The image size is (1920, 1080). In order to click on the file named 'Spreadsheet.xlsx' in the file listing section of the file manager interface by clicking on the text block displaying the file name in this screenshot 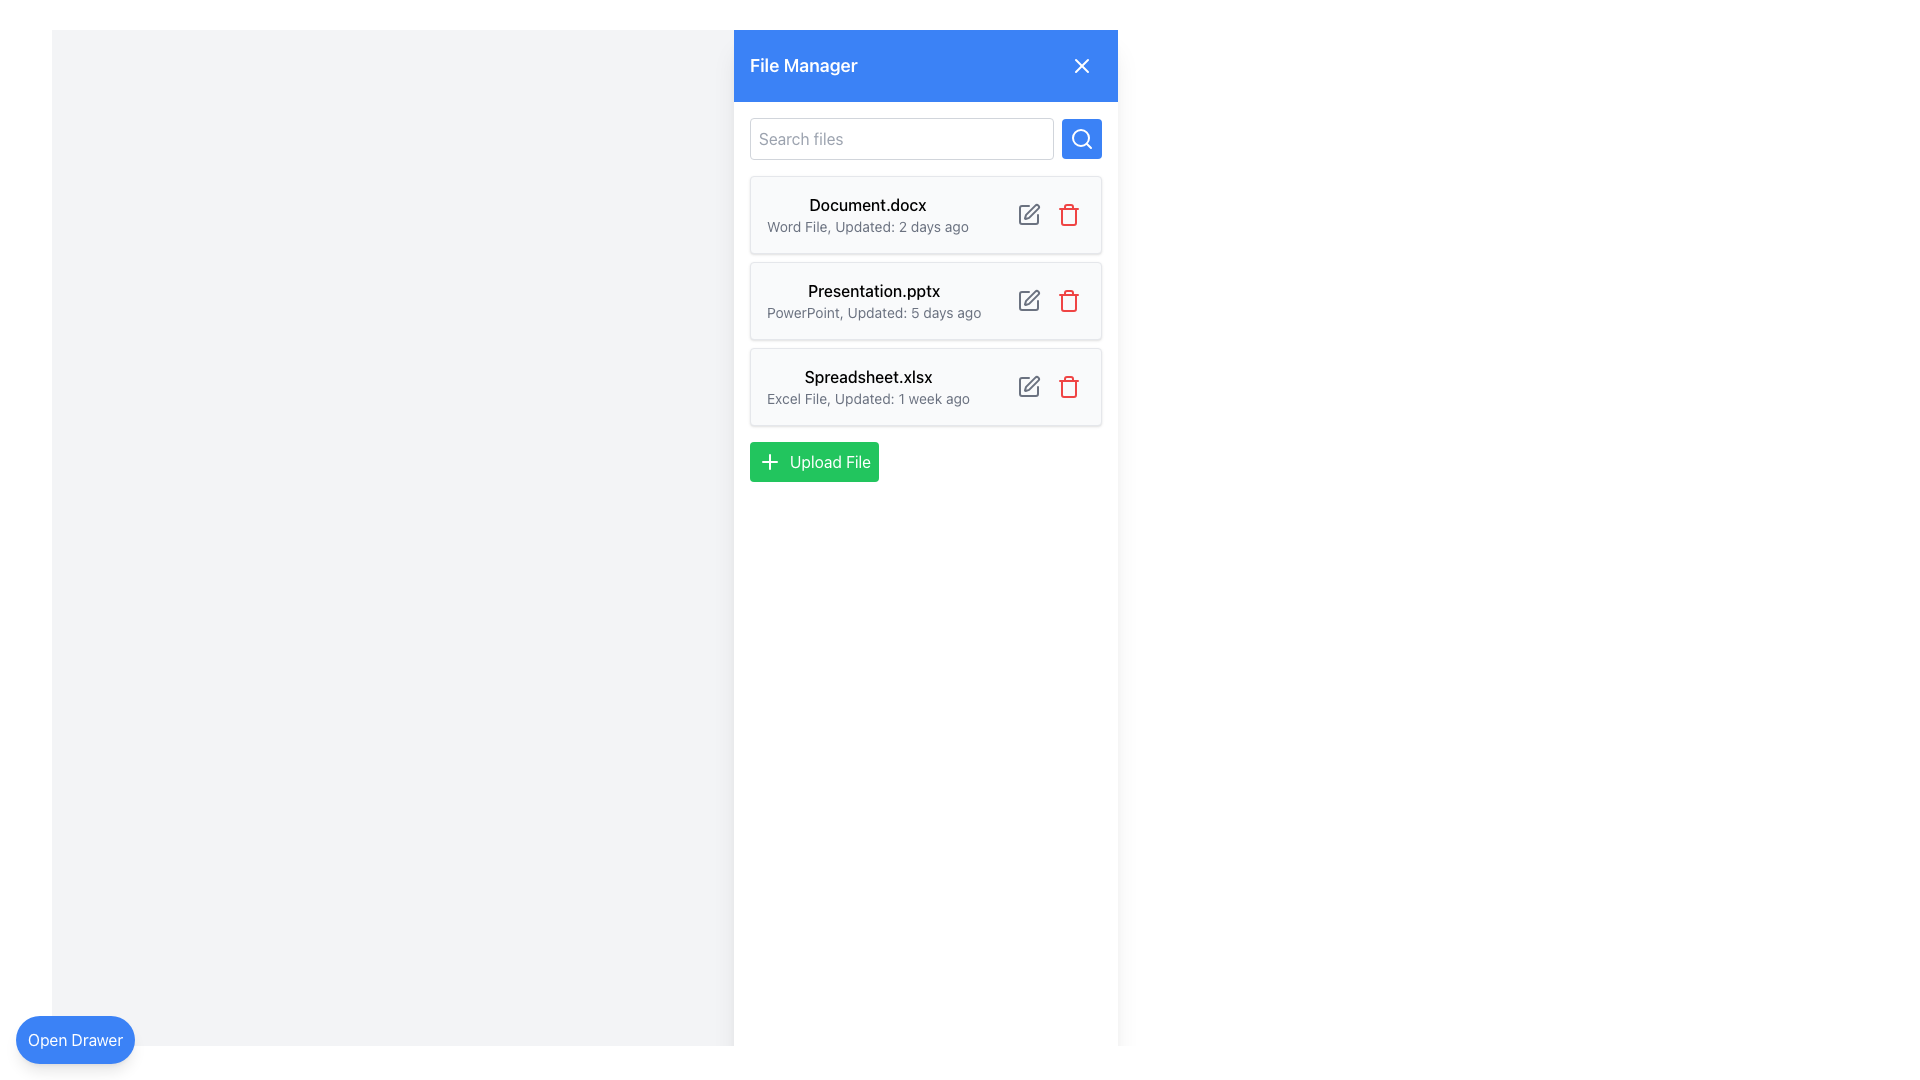, I will do `click(868, 386)`.